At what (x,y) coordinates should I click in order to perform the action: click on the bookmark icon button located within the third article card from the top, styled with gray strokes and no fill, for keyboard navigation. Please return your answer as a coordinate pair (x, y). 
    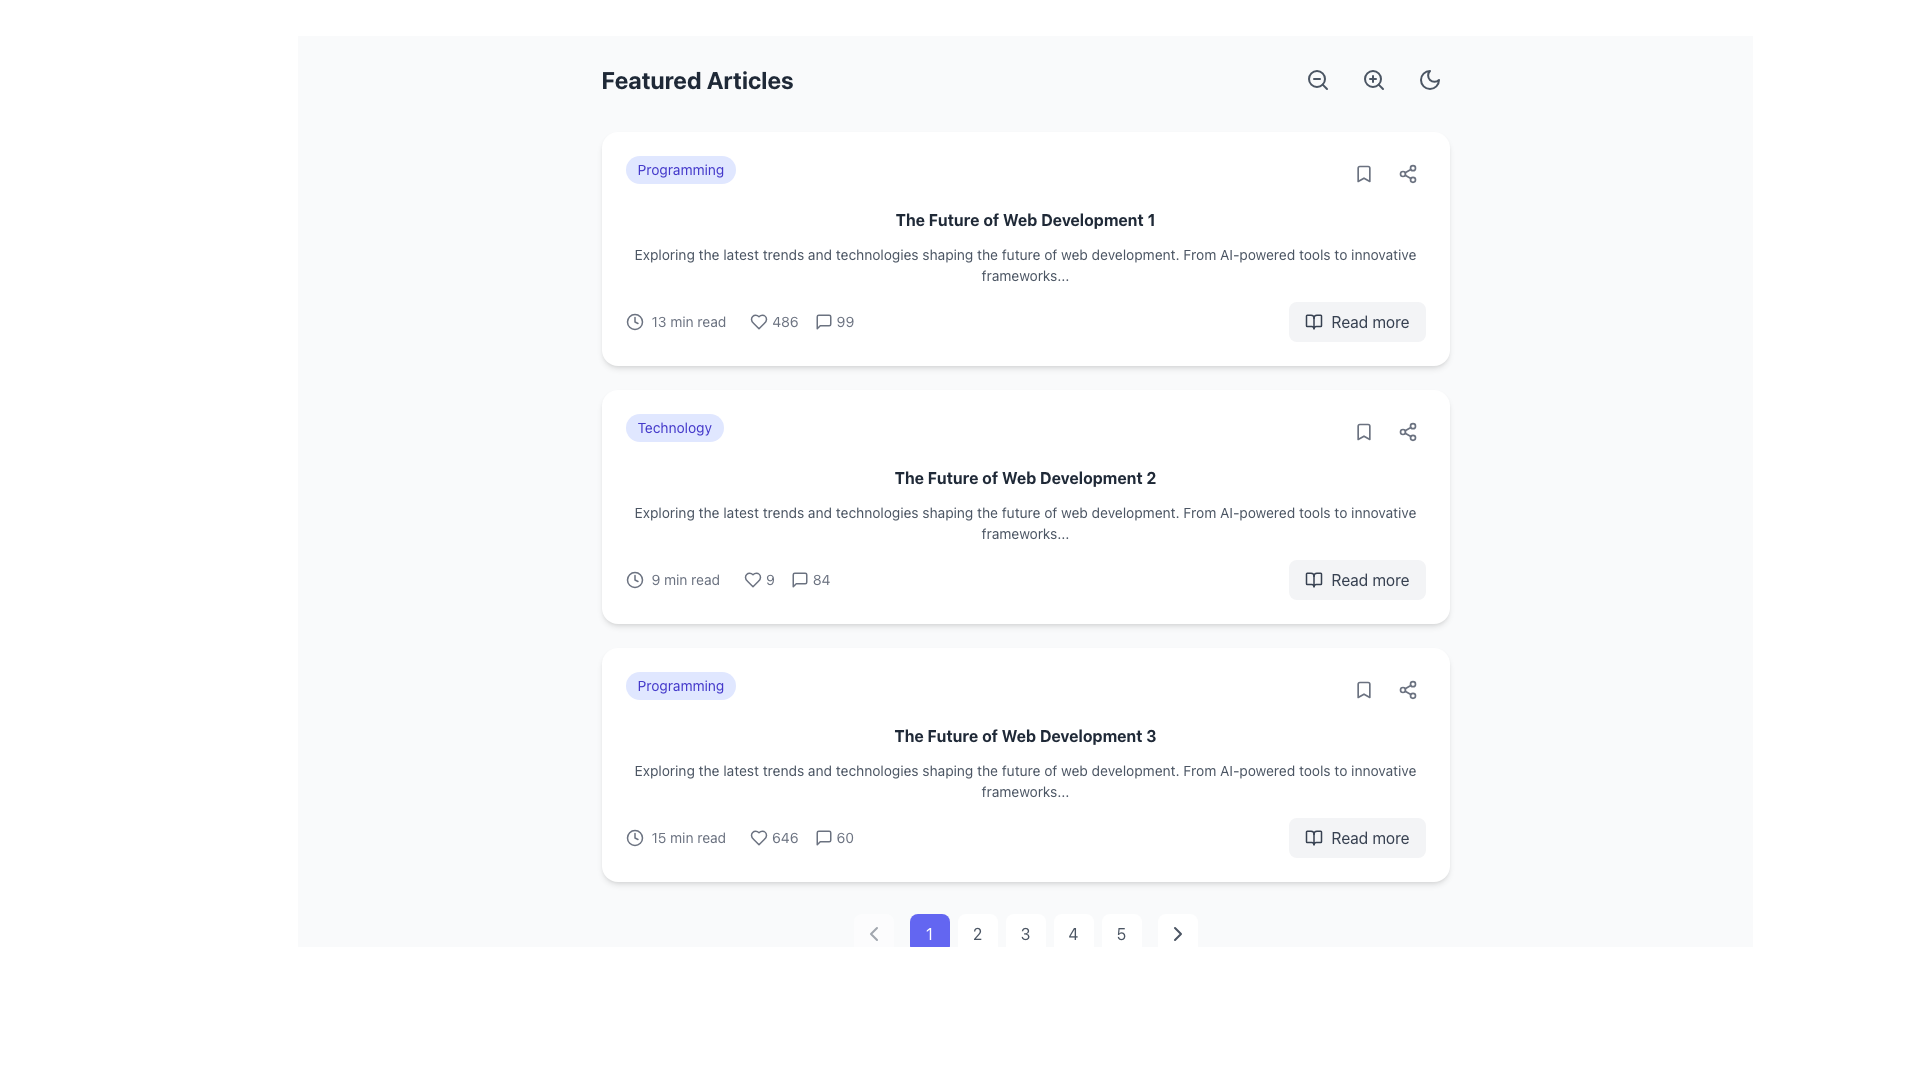
    Looking at the image, I should click on (1362, 689).